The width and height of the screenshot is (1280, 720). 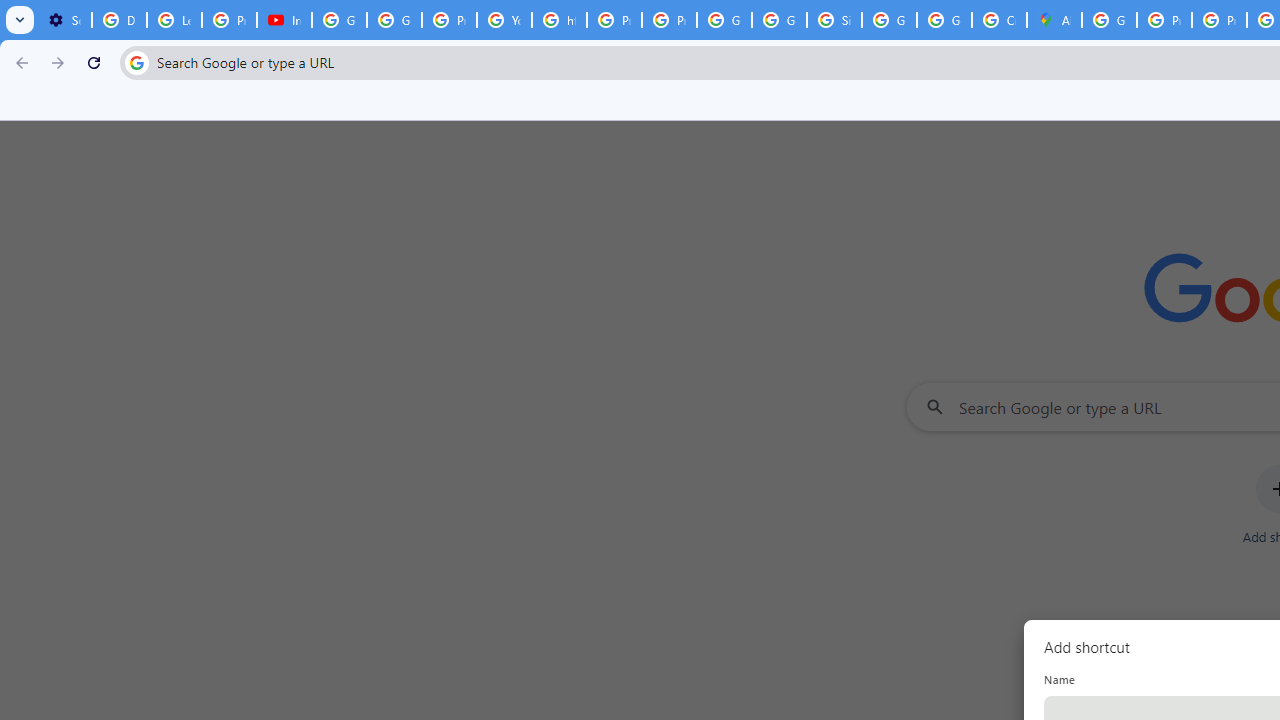 What do you see at coordinates (833, 20) in the screenshot?
I see `'Sign in - Google Accounts'` at bounding box center [833, 20].